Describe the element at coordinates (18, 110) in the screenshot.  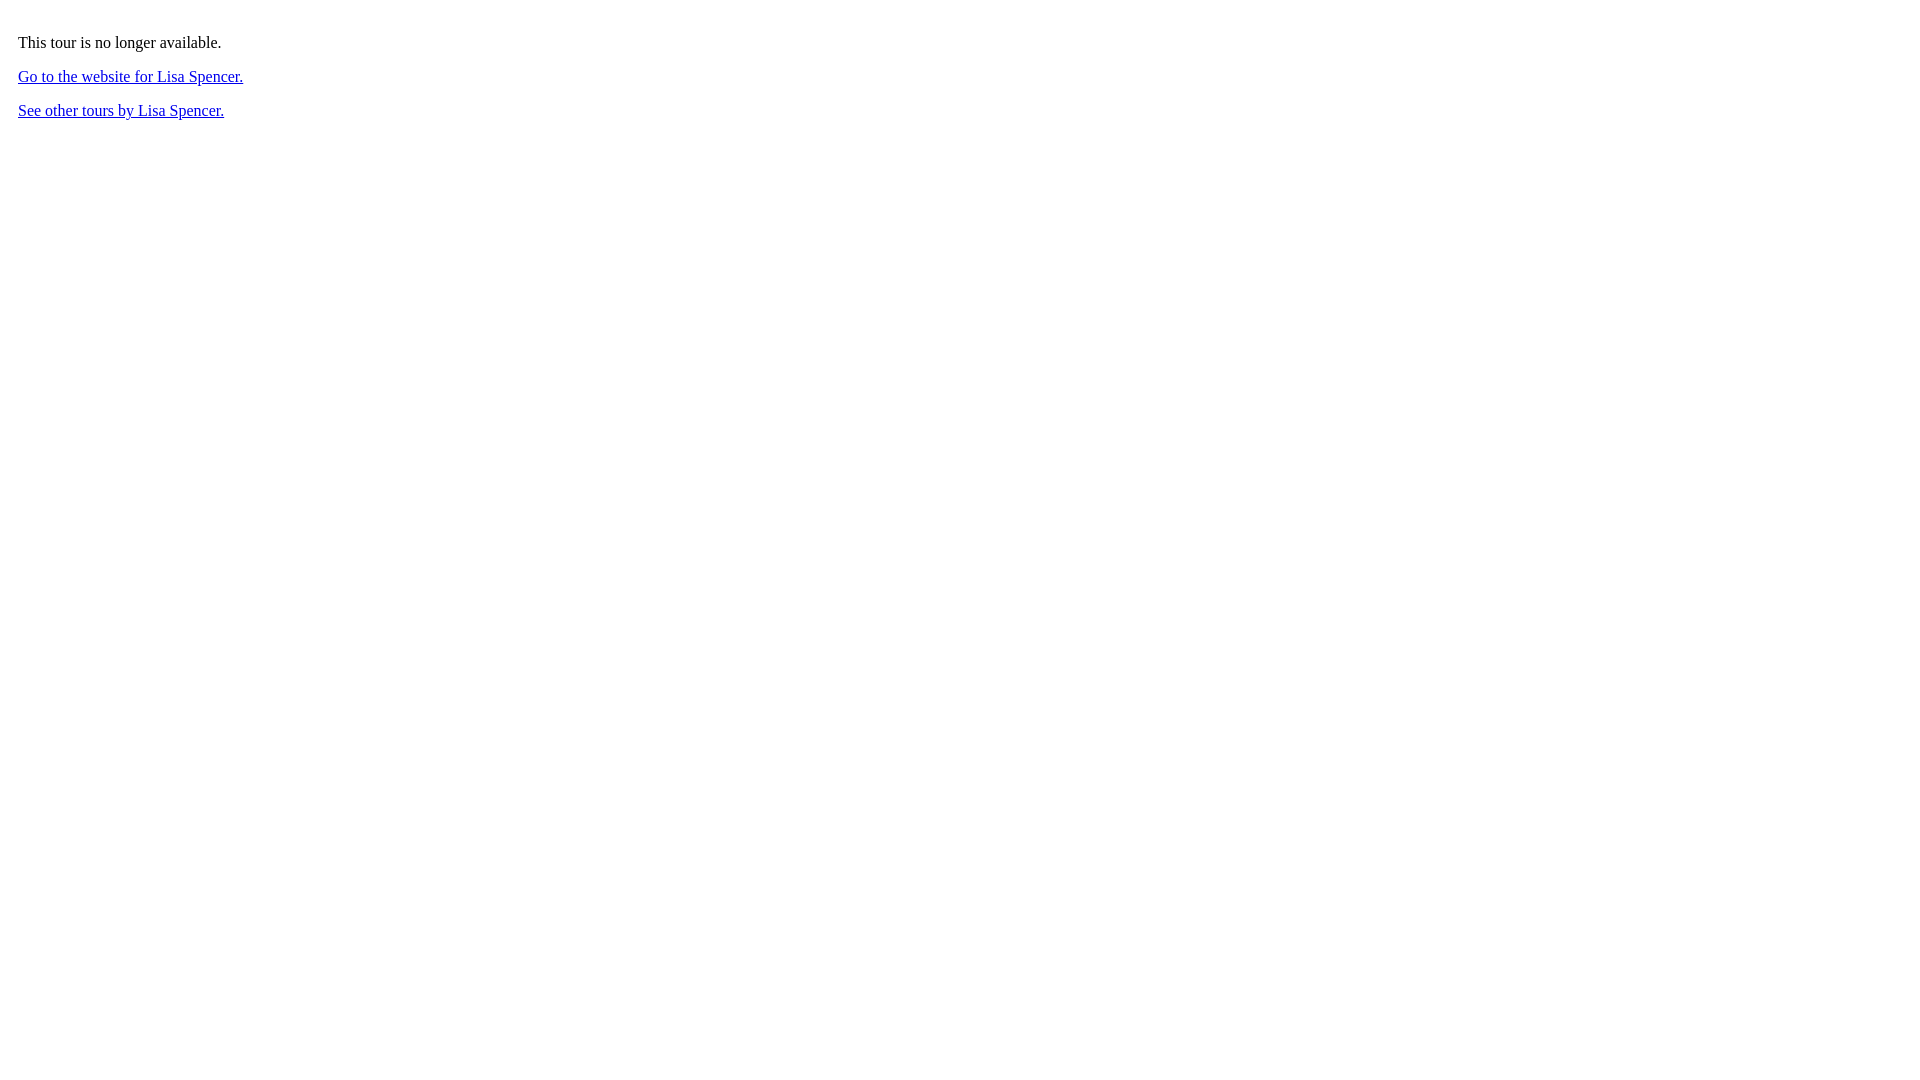
I see `'See other tours by Lisa Spencer.'` at that location.